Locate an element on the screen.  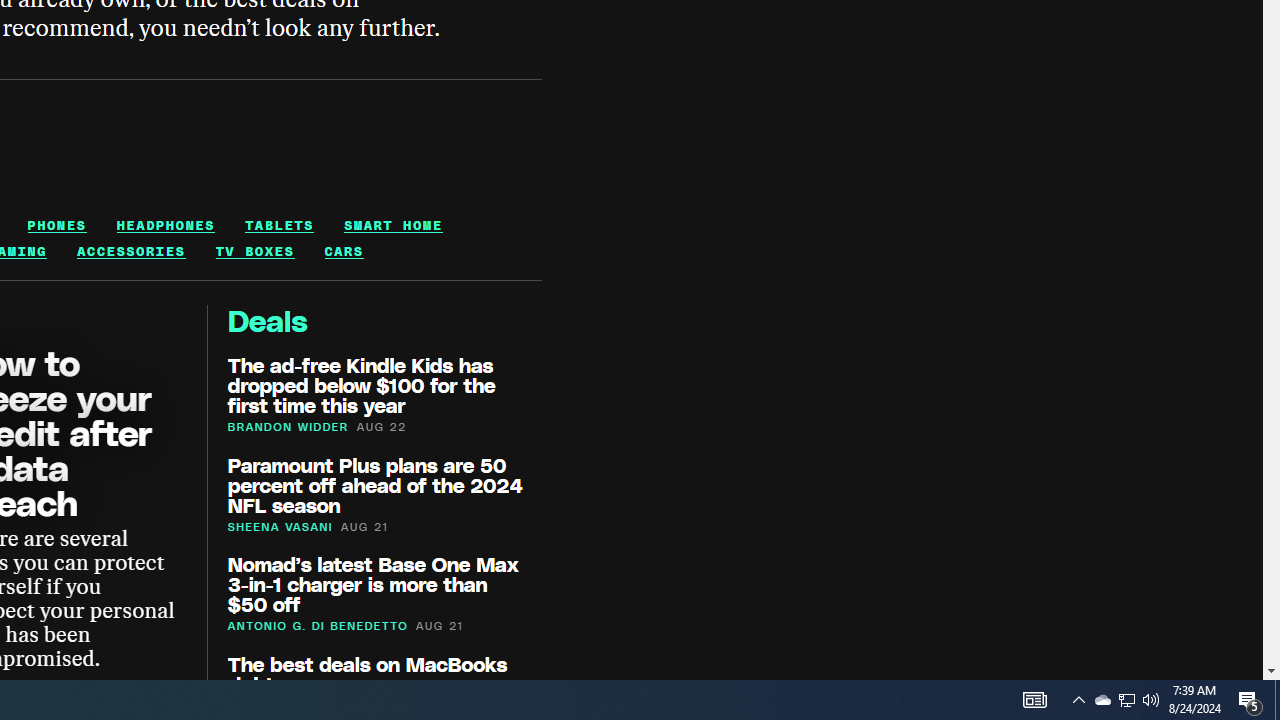
'SMART HOME' is located at coordinates (393, 225).